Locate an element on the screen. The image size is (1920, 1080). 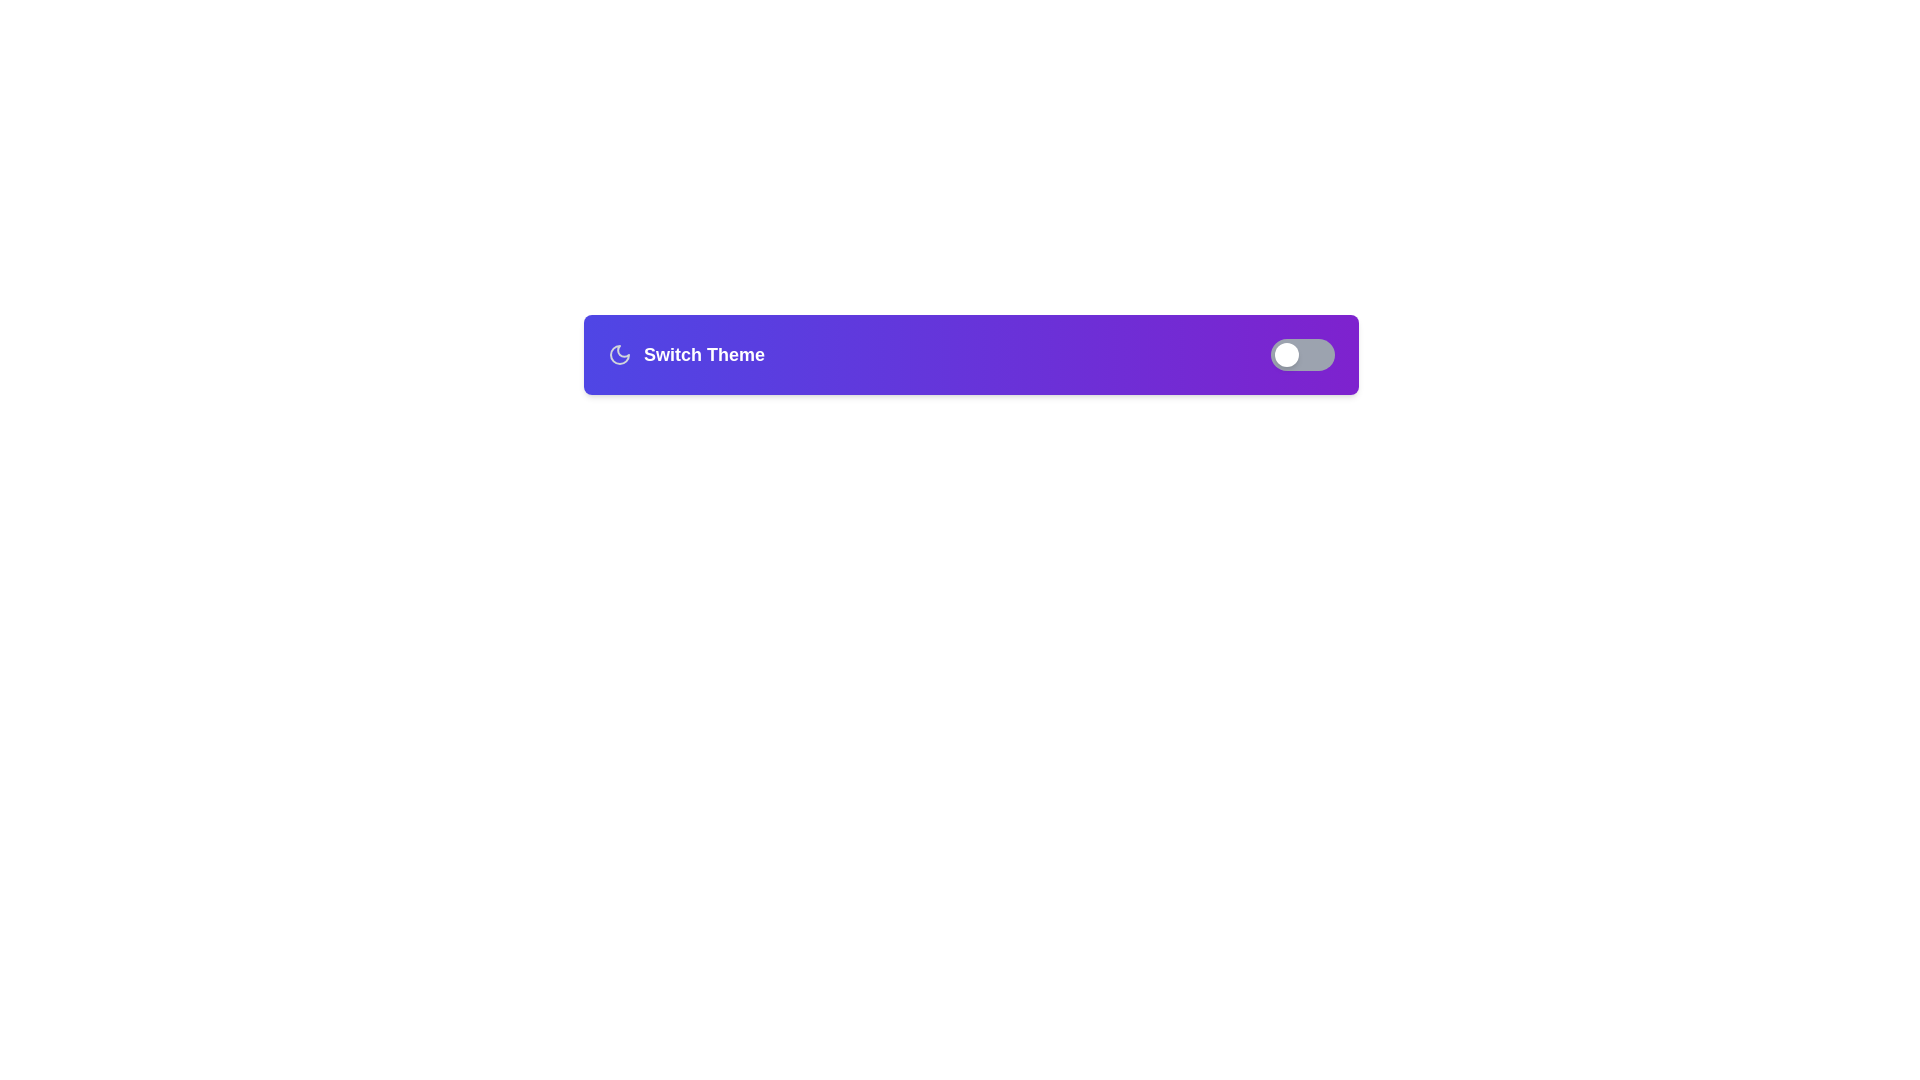
the 'Switch Theme' text label, which is prominently displayed in white on a vibrant purple background, located centrally between a moon icon and a toggle switch is located at coordinates (704, 353).